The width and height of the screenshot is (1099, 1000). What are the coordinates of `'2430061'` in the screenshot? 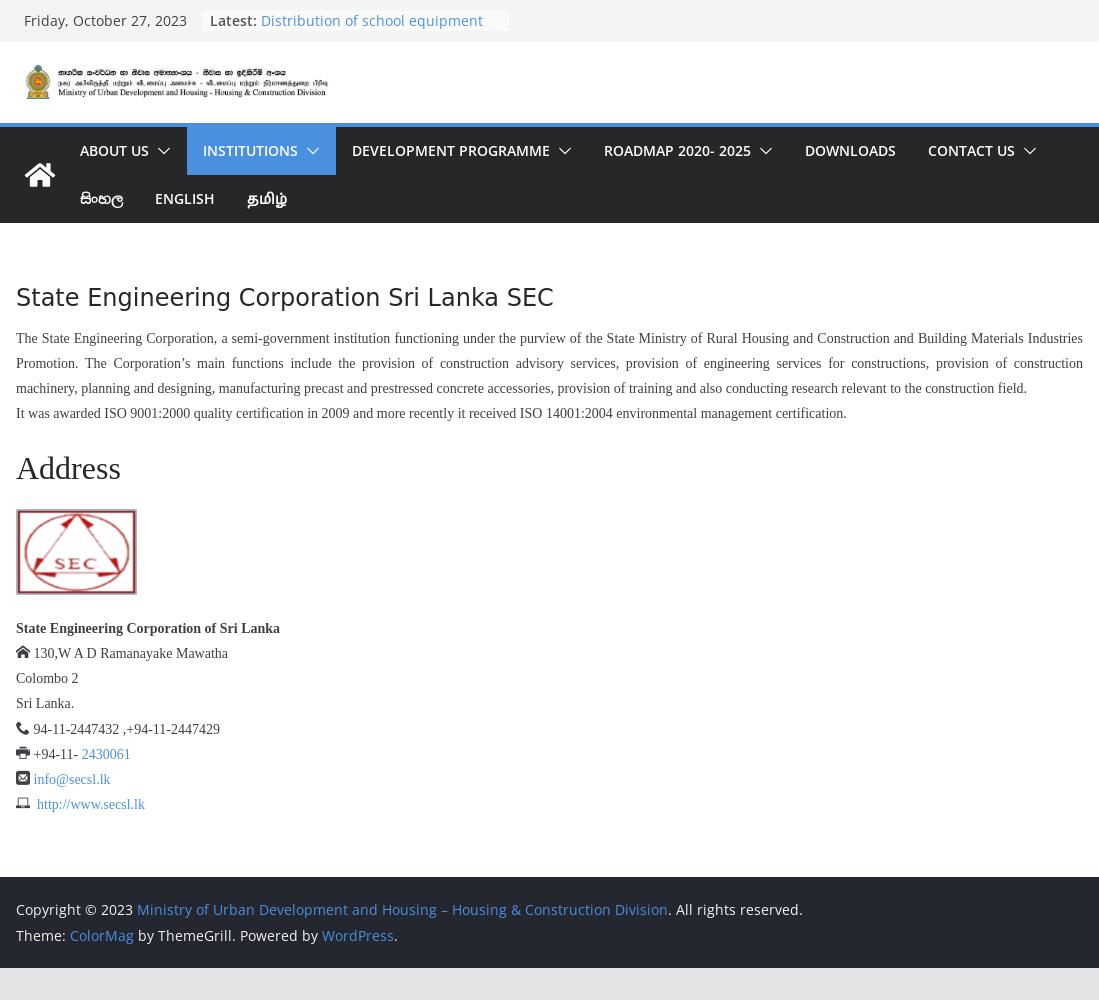 It's located at (103, 753).